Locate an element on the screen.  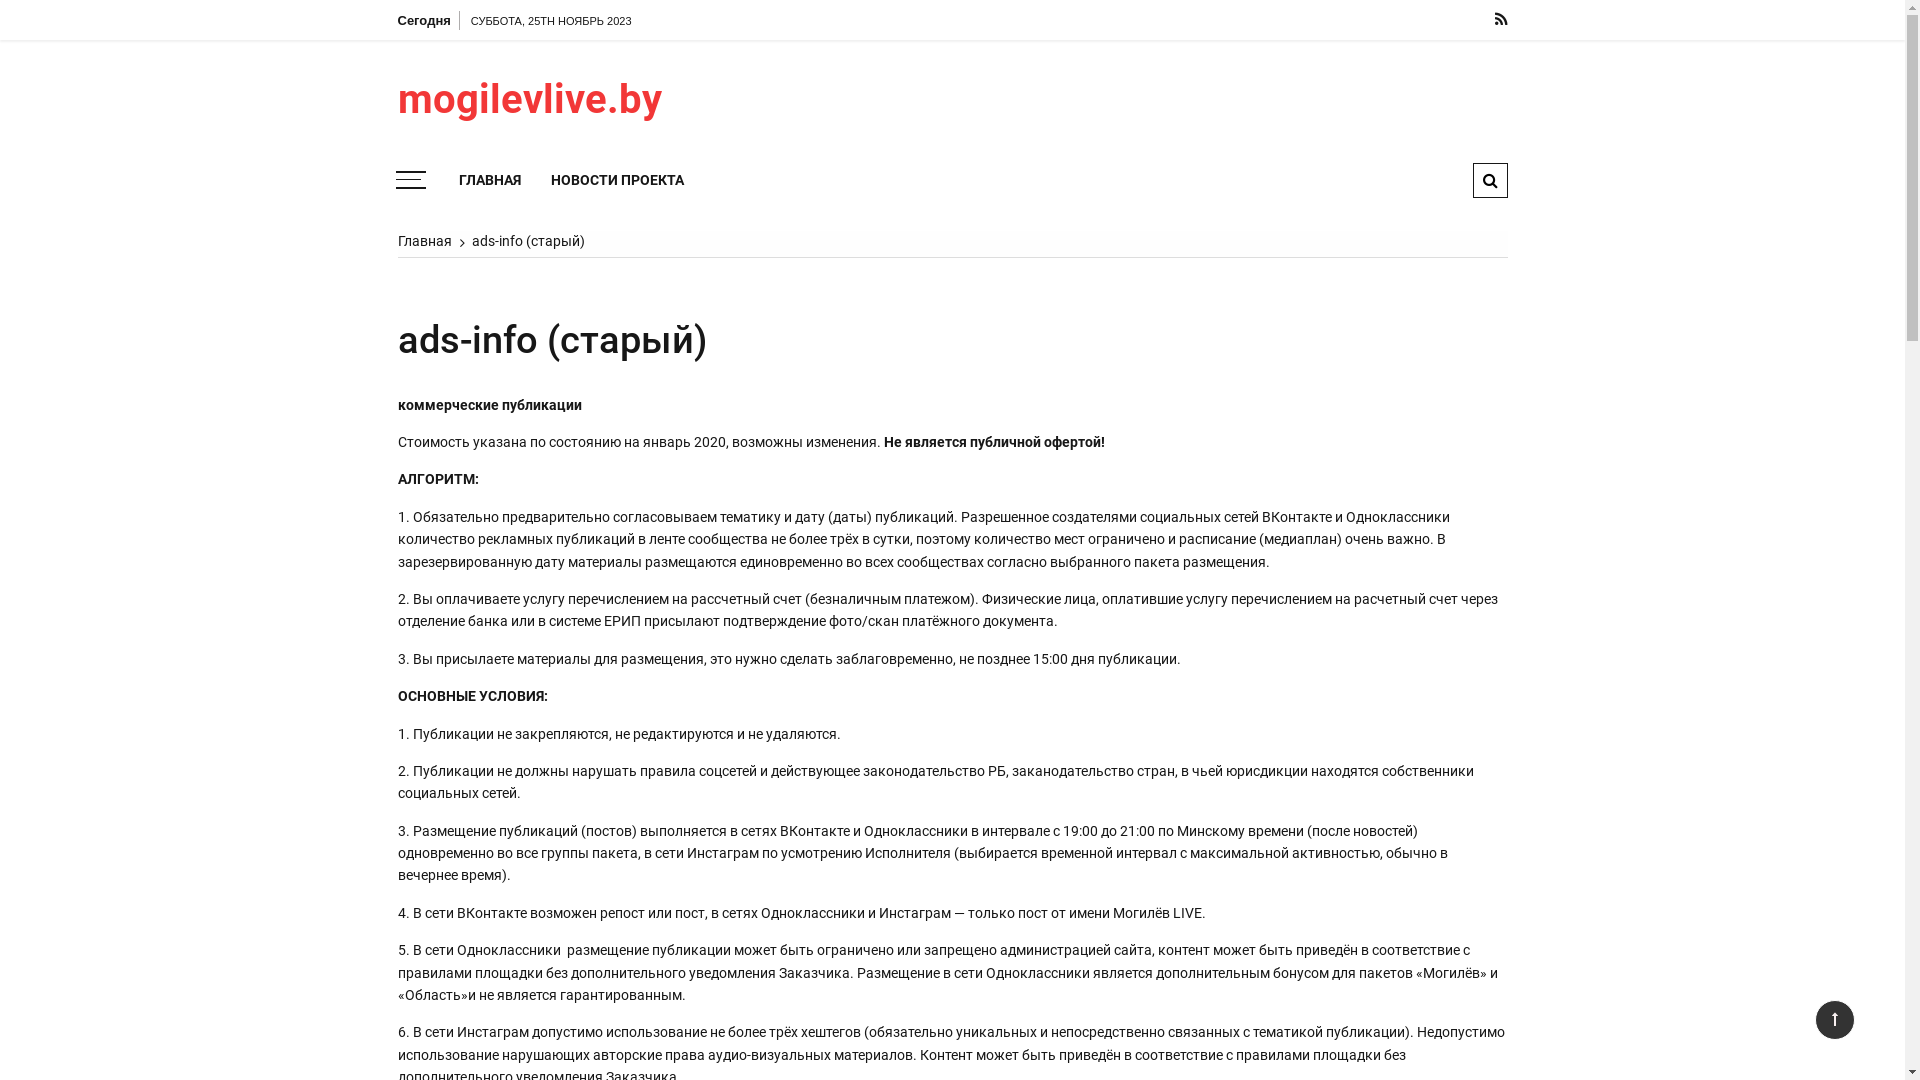
'mogilevlive.by' is located at coordinates (398, 100).